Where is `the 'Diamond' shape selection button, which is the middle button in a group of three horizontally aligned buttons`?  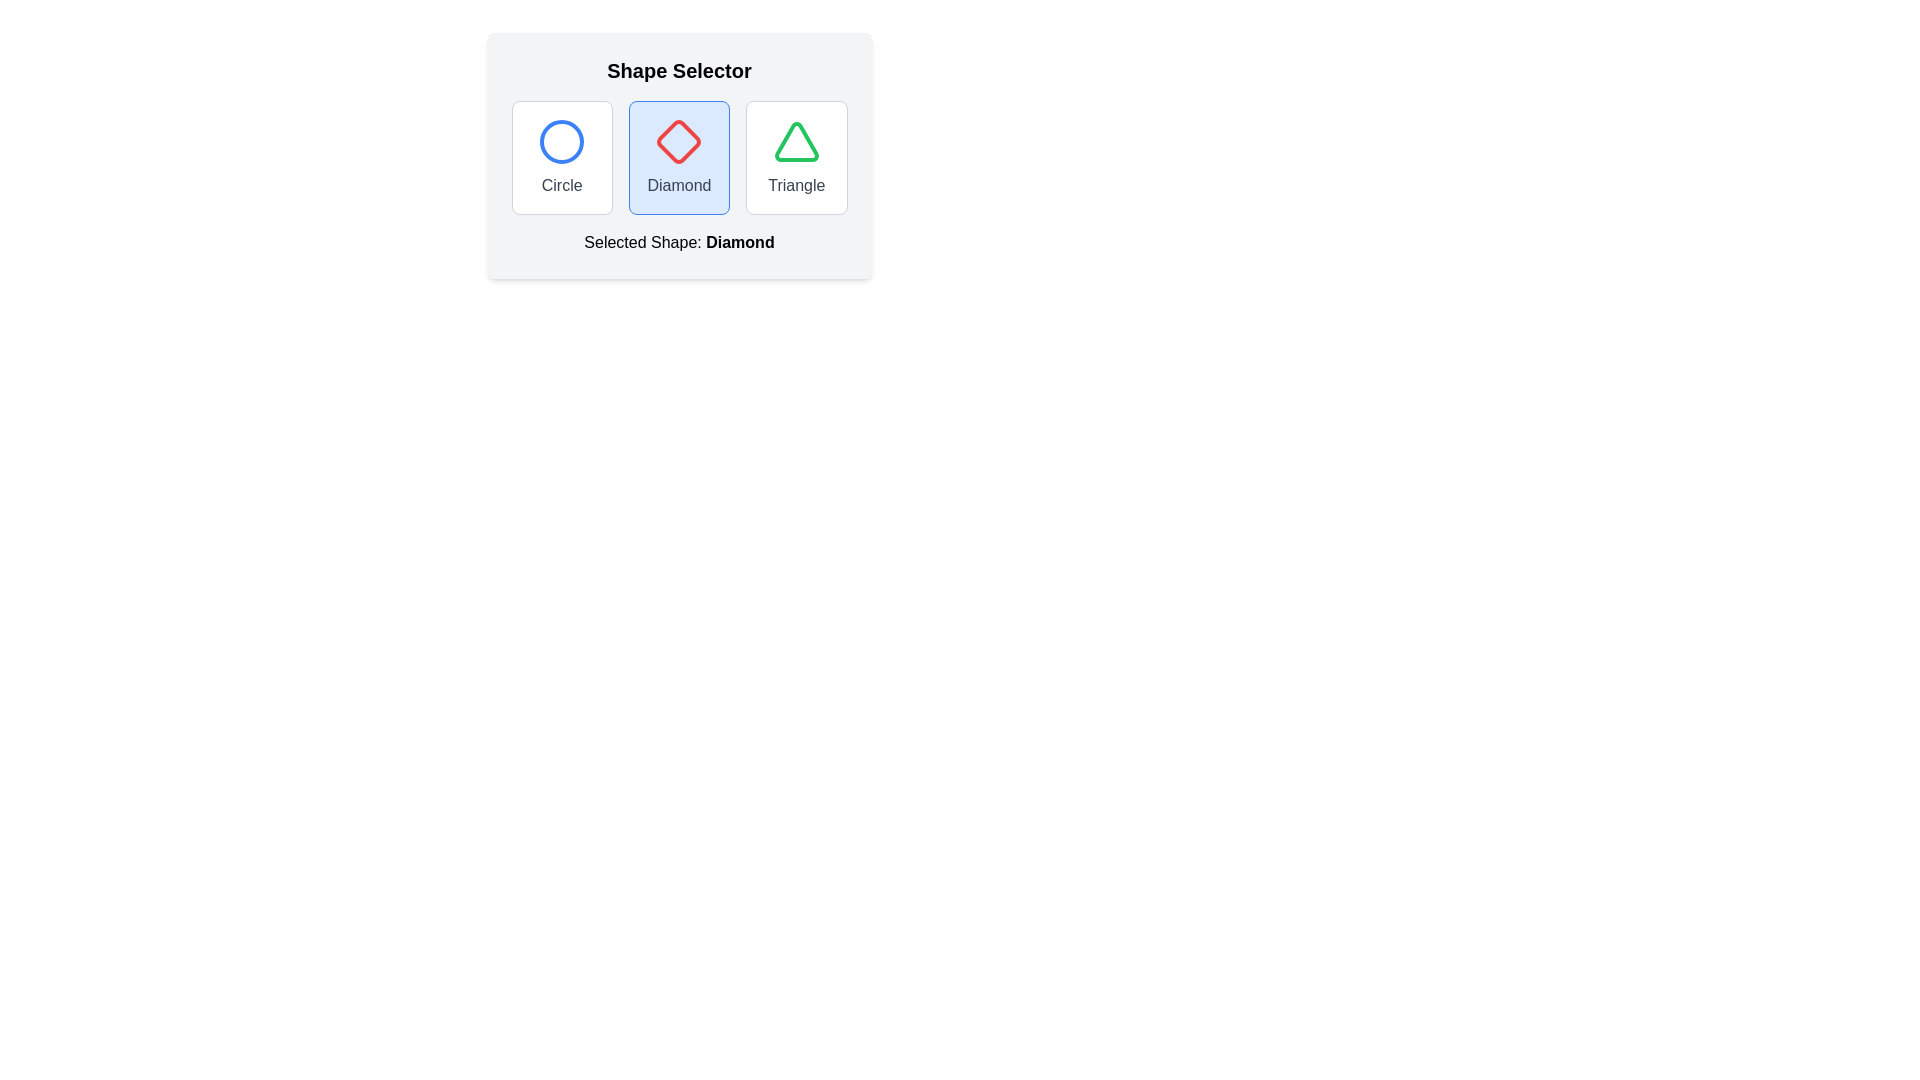 the 'Diamond' shape selection button, which is the middle button in a group of three horizontally aligned buttons is located at coordinates (679, 157).